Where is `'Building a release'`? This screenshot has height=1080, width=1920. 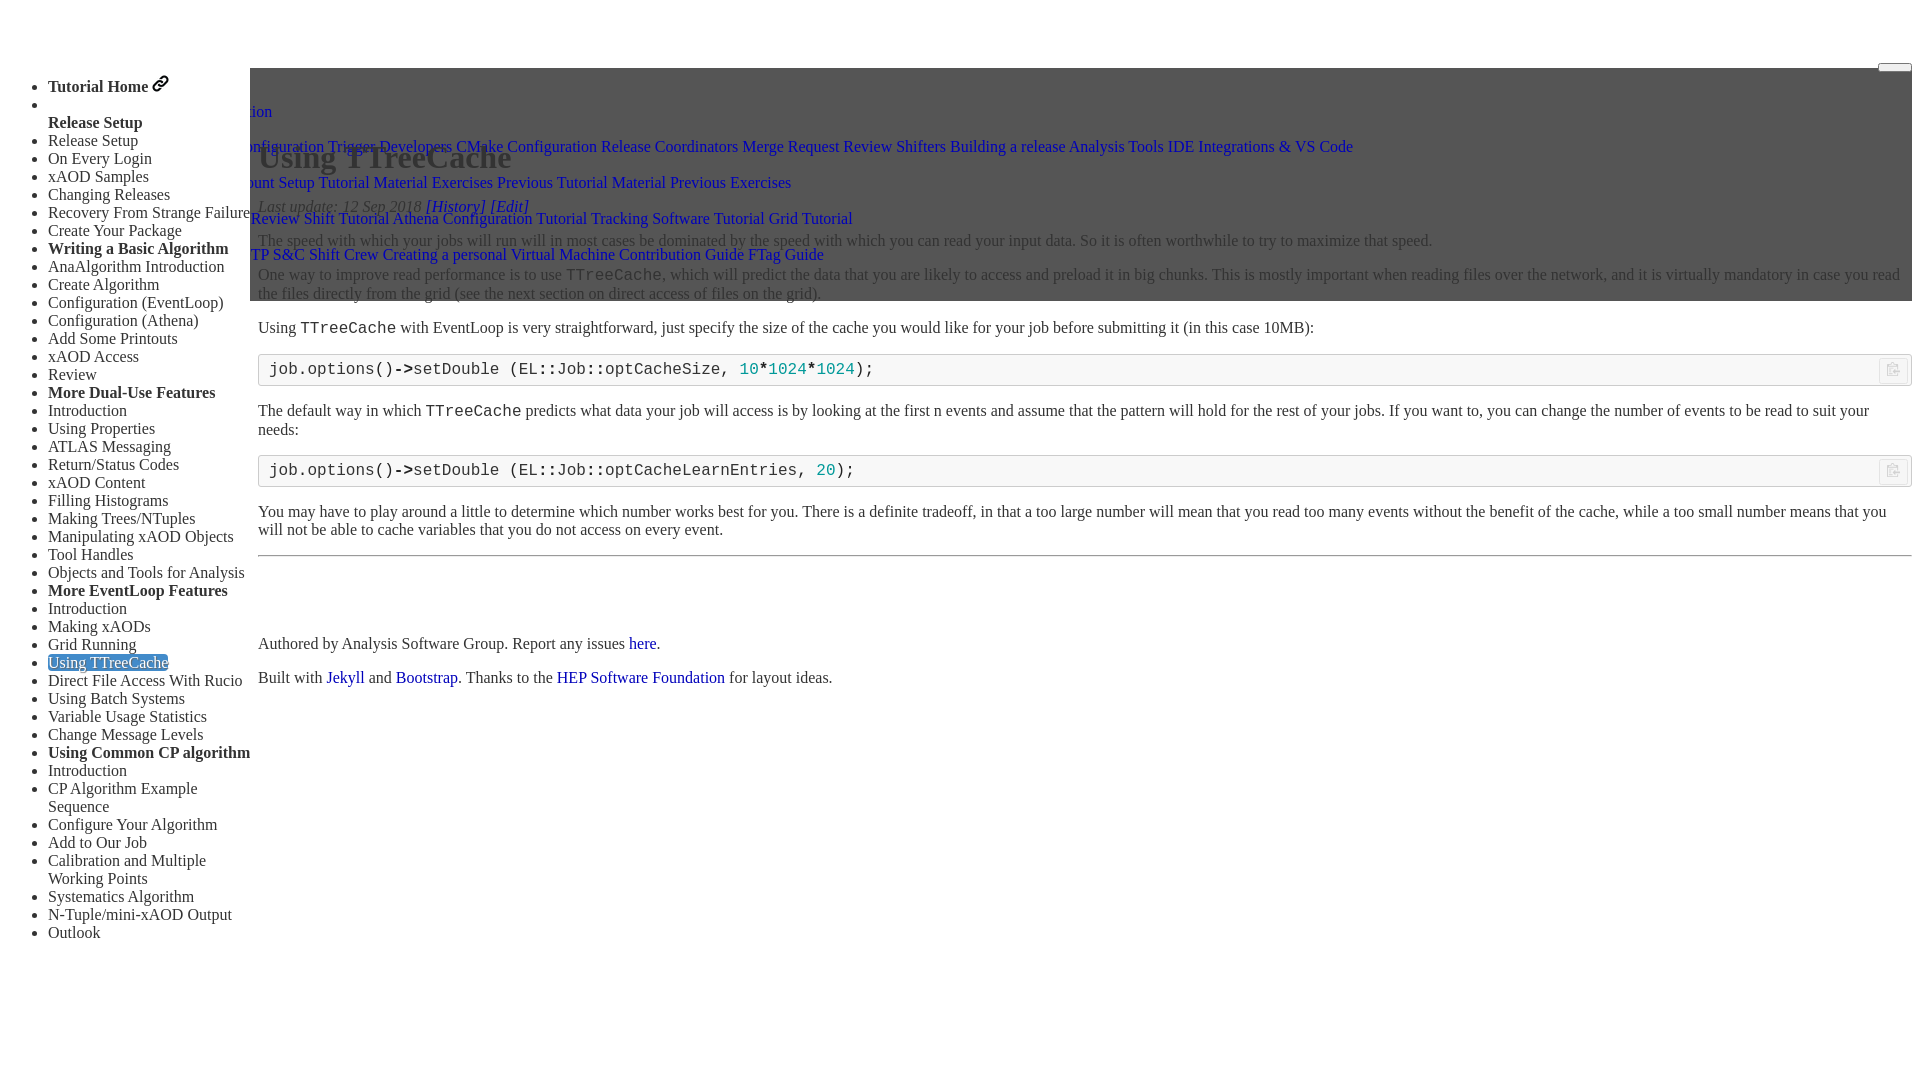
'Building a release' is located at coordinates (1008, 145).